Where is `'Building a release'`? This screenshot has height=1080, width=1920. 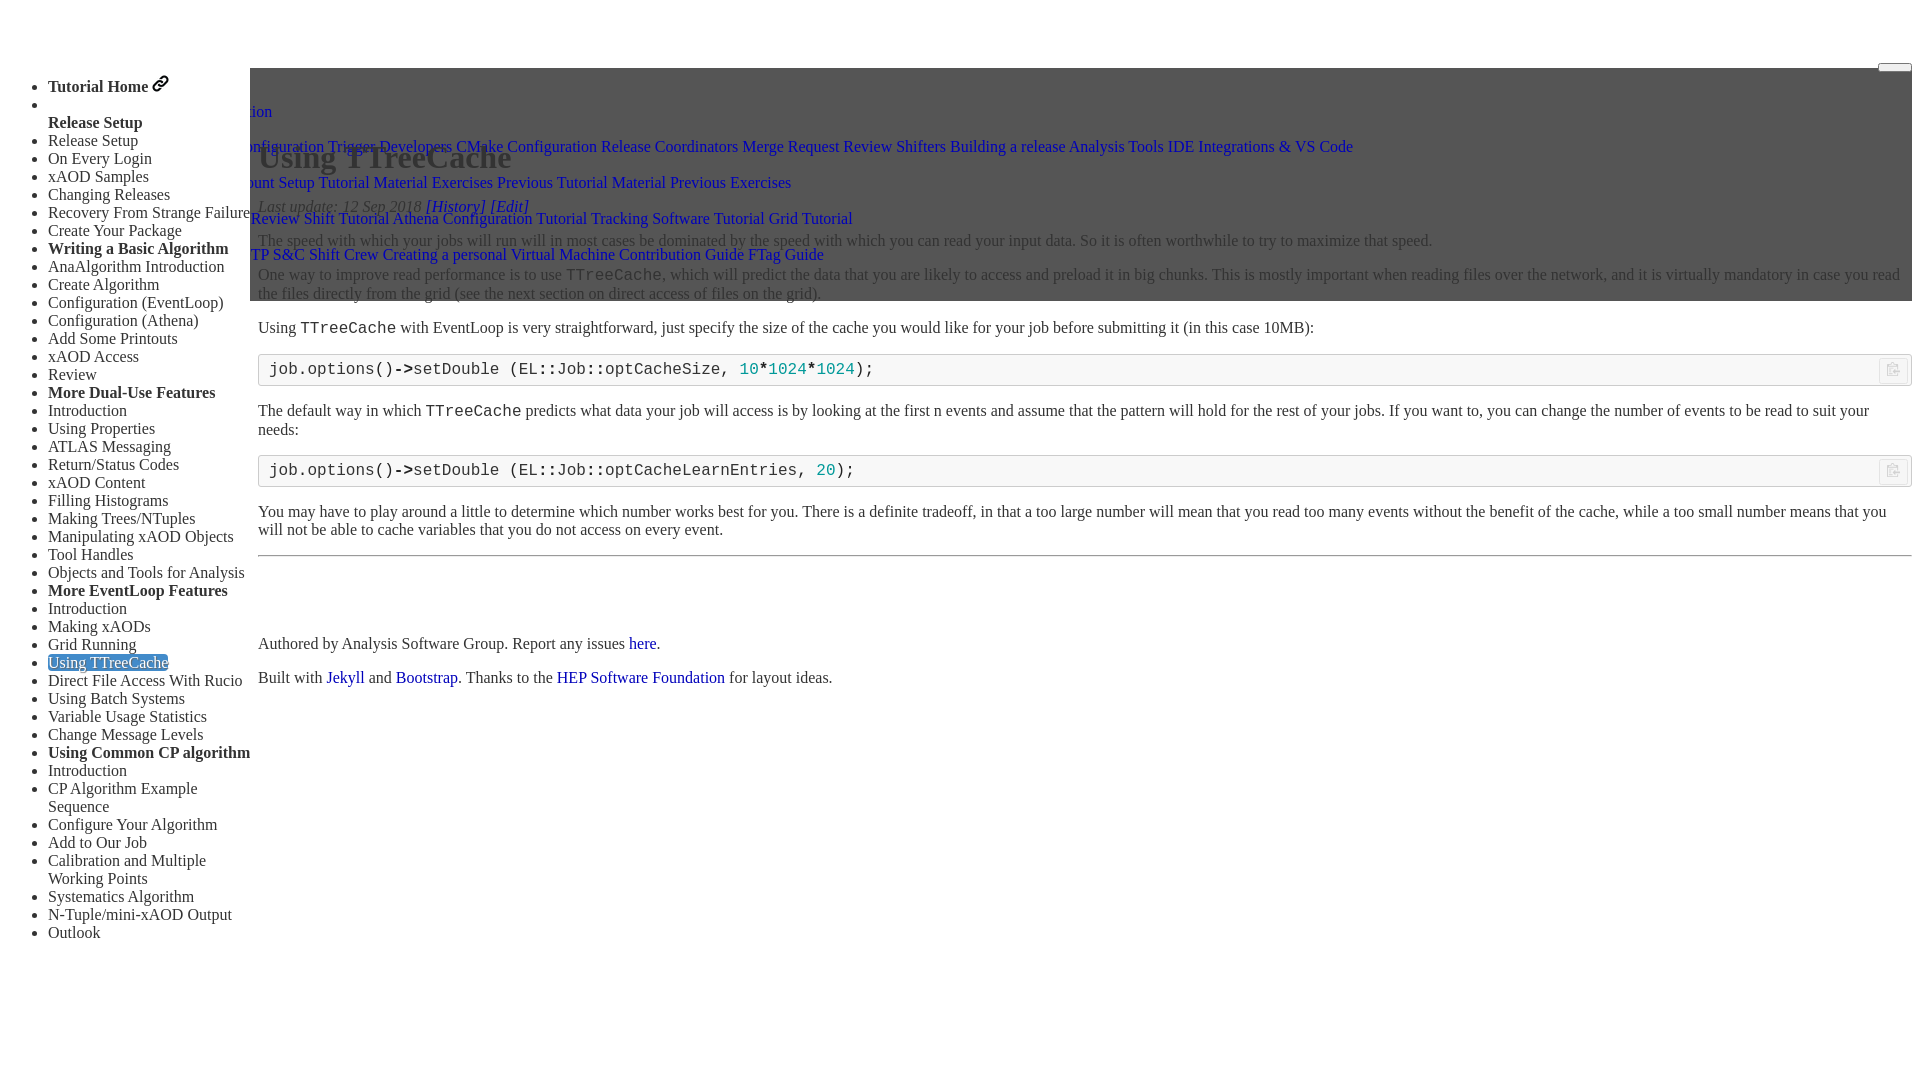
'Building a release' is located at coordinates (1008, 145).